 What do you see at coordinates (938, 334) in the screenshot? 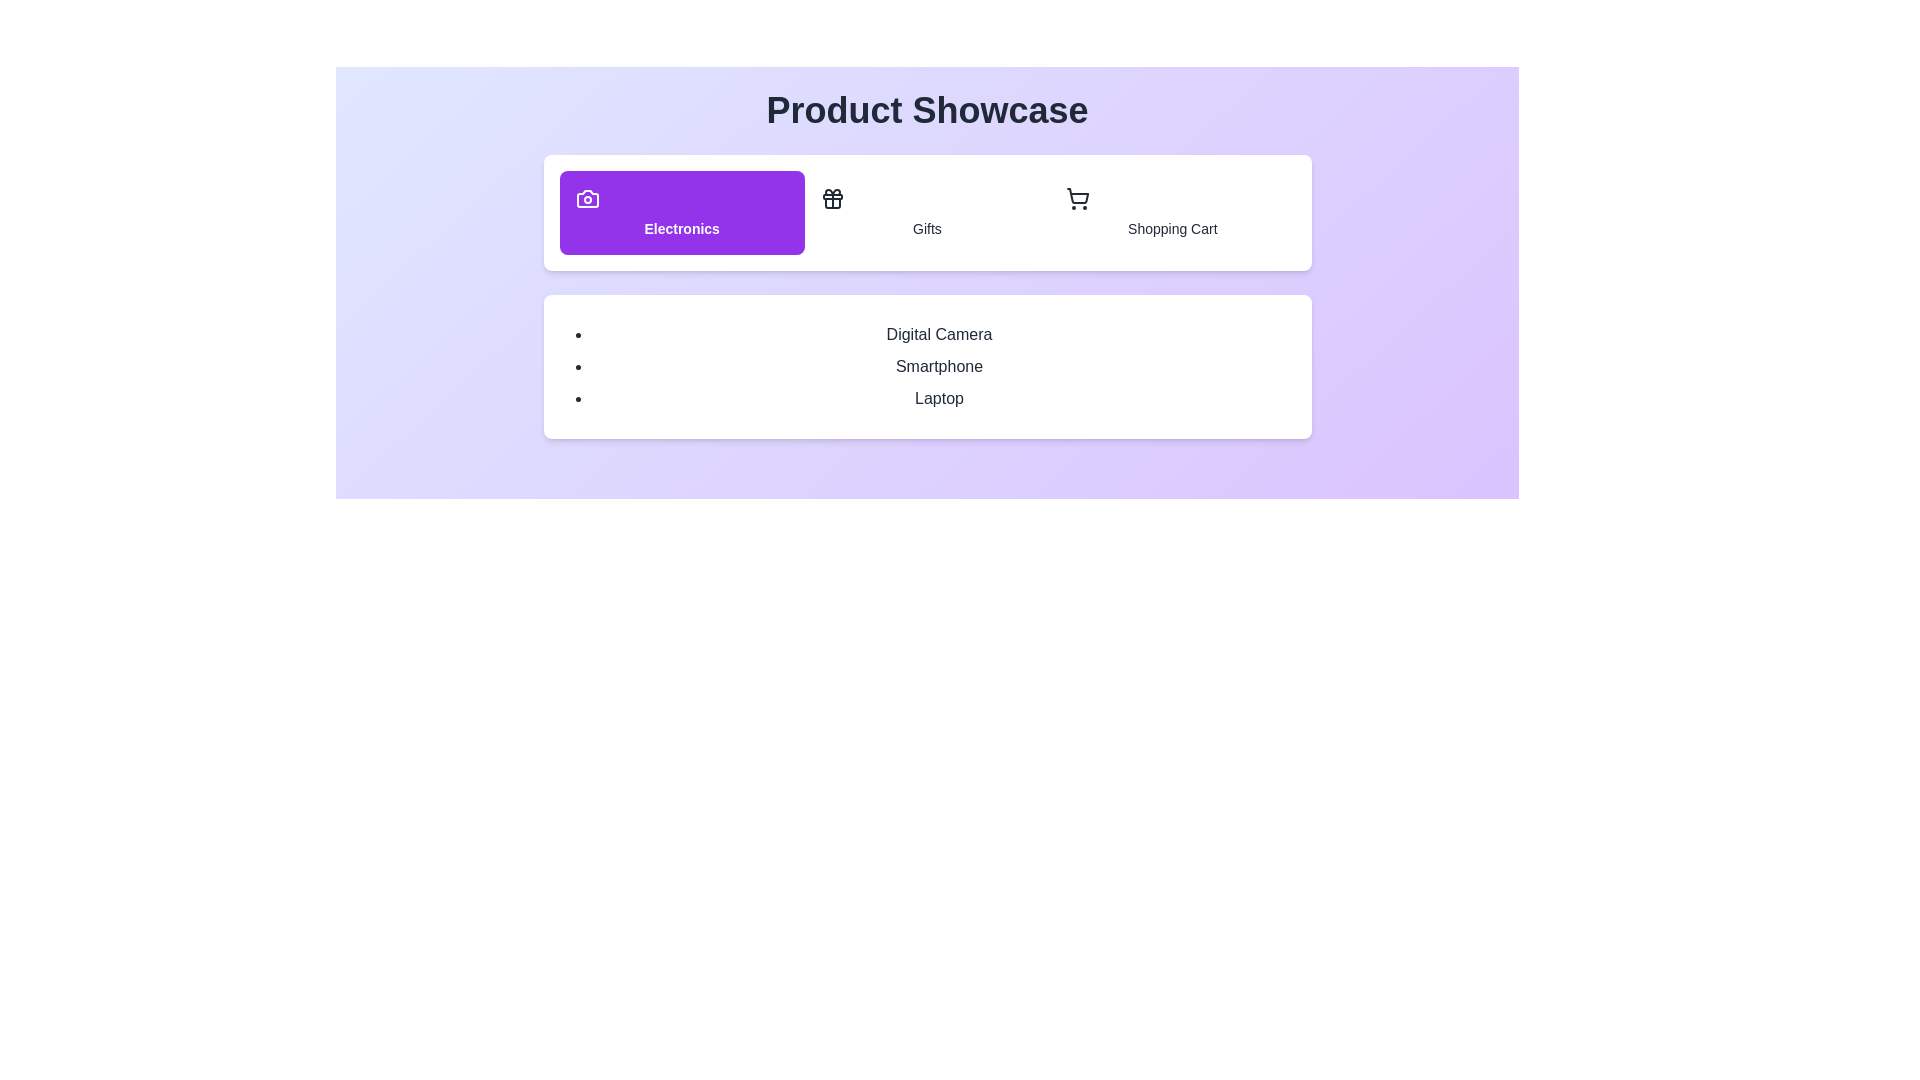
I see `the first item in the bulleted list under the 'Electronics' tab, which is a Text label for 'Tablet'` at bounding box center [938, 334].